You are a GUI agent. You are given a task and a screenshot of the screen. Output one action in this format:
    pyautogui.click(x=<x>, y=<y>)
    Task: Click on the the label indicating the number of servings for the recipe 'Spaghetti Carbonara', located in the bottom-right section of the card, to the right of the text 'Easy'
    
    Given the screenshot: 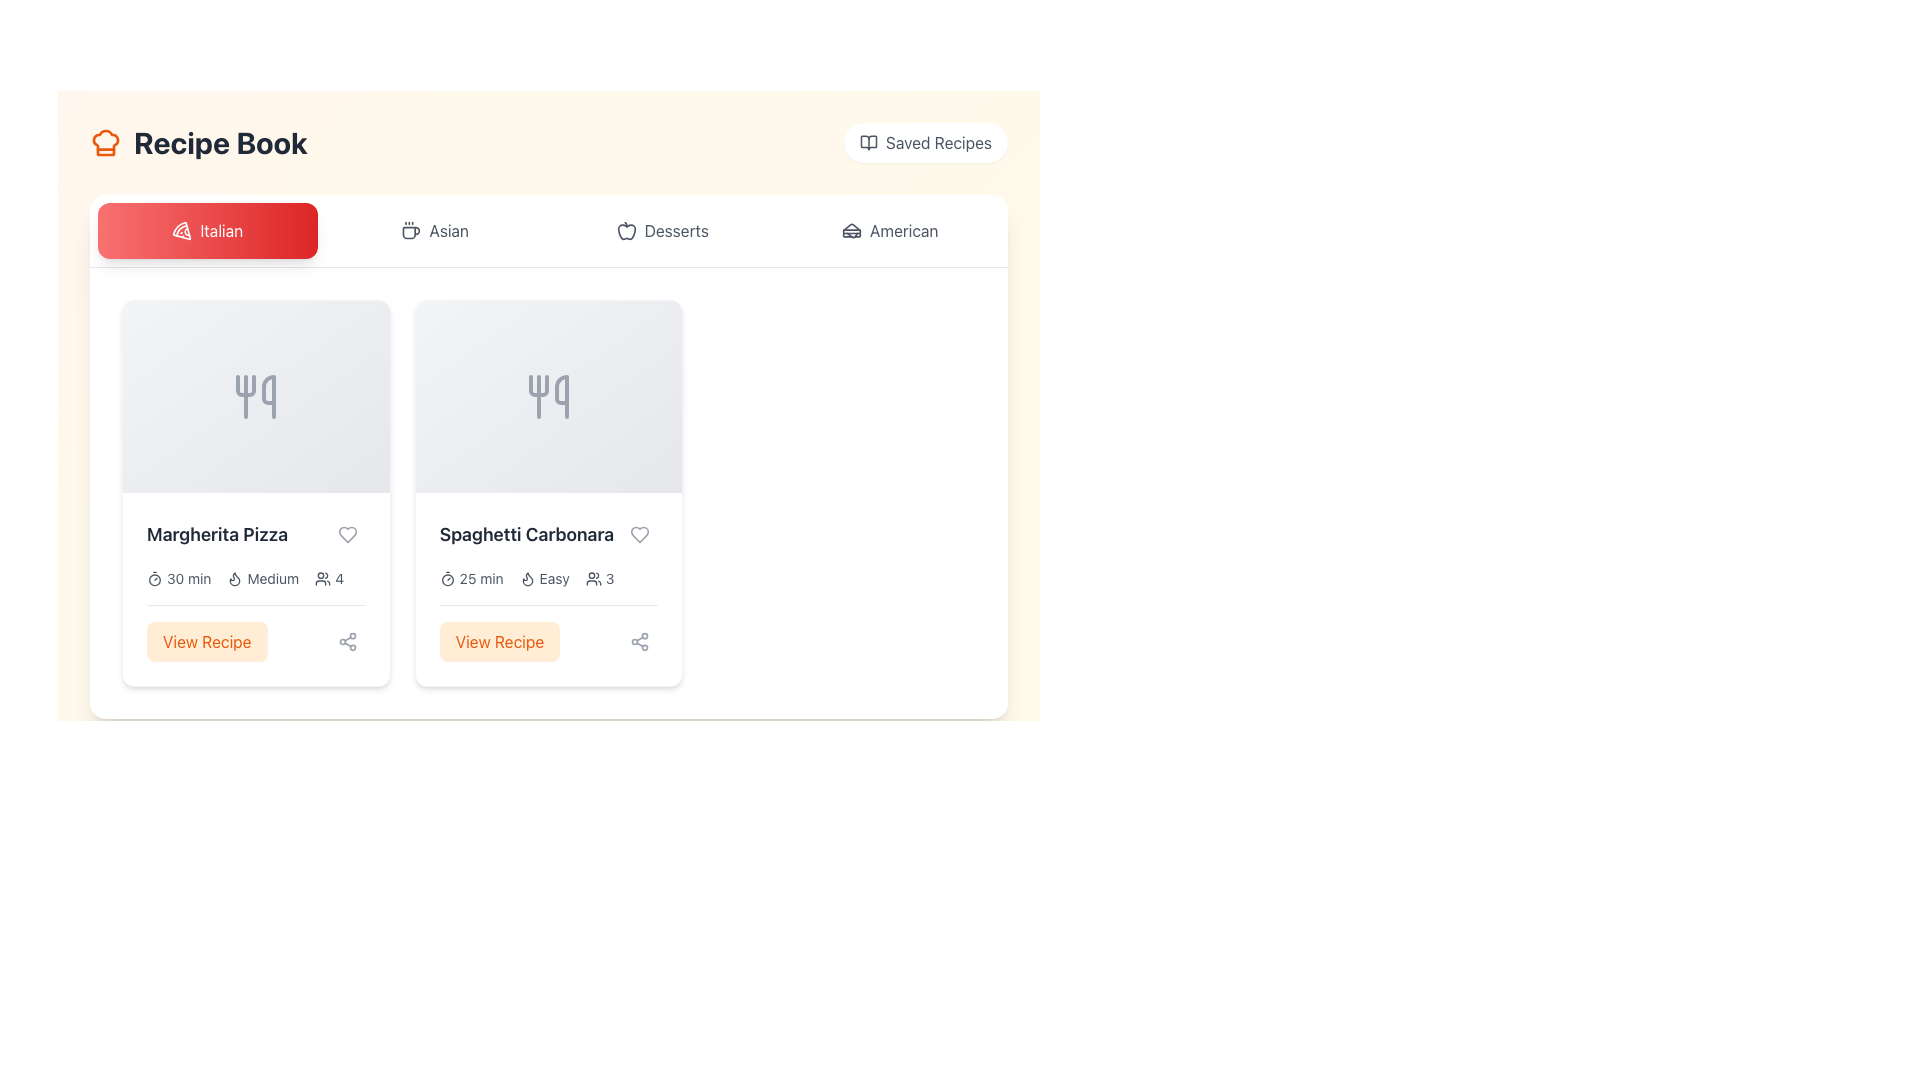 What is the action you would take?
    pyautogui.click(x=599, y=578)
    